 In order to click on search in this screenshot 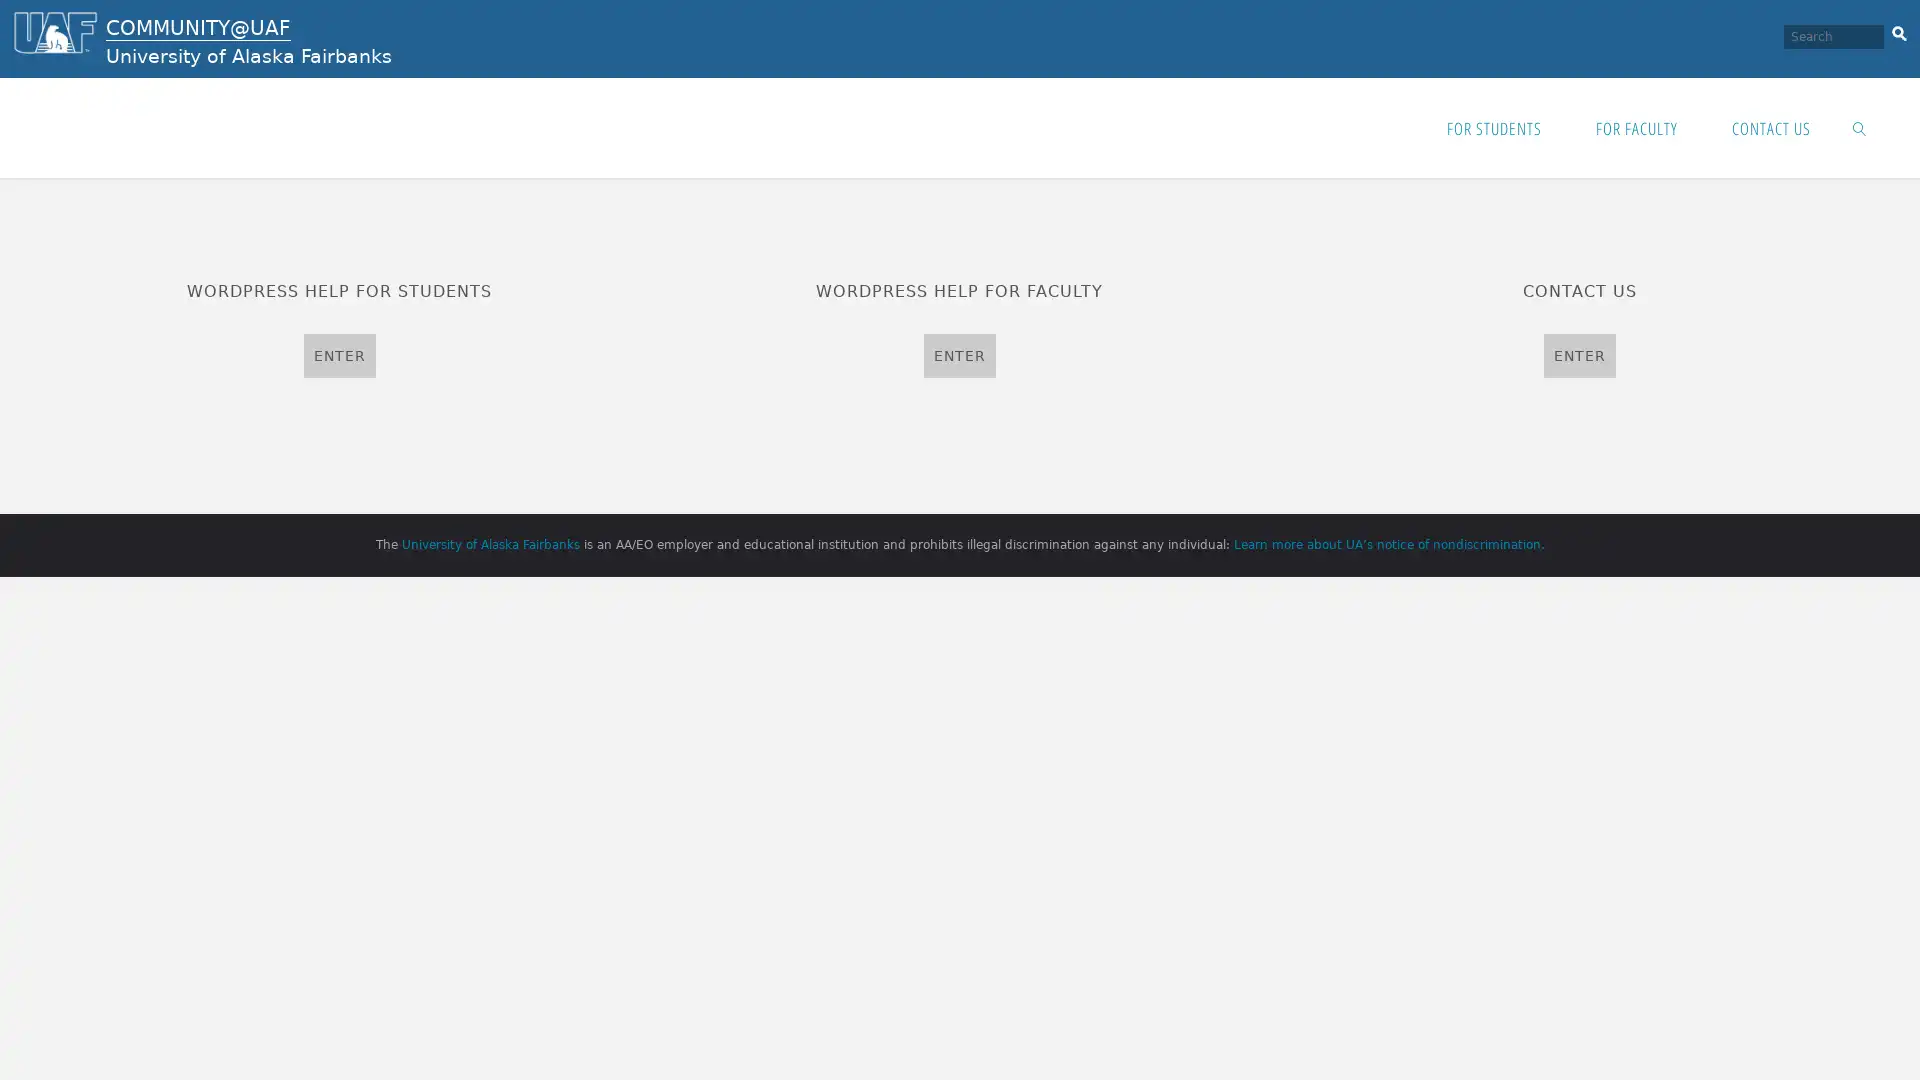, I will do `click(1898, 30)`.